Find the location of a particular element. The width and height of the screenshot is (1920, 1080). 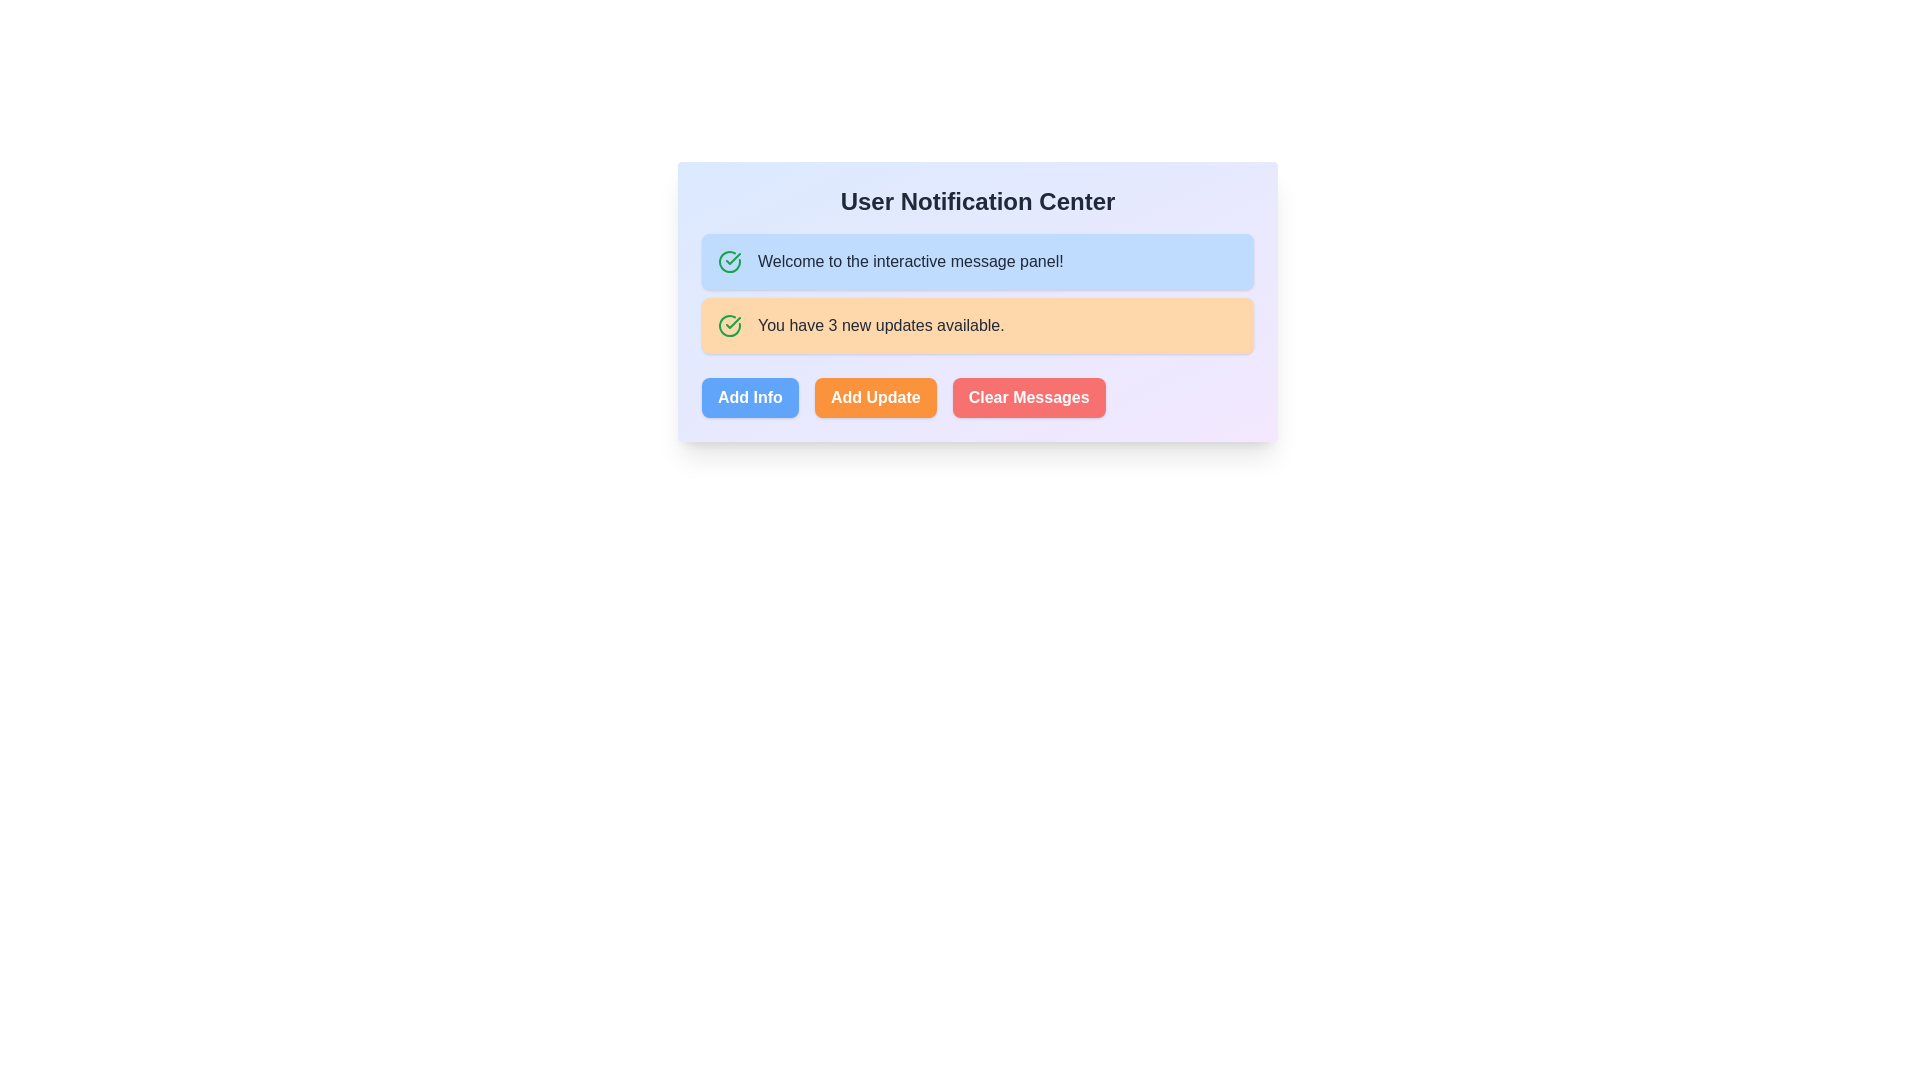

the 'Add Update' button located centrally between 'Add Info' and 'Clear Messages' in the notification panel is located at coordinates (875, 397).